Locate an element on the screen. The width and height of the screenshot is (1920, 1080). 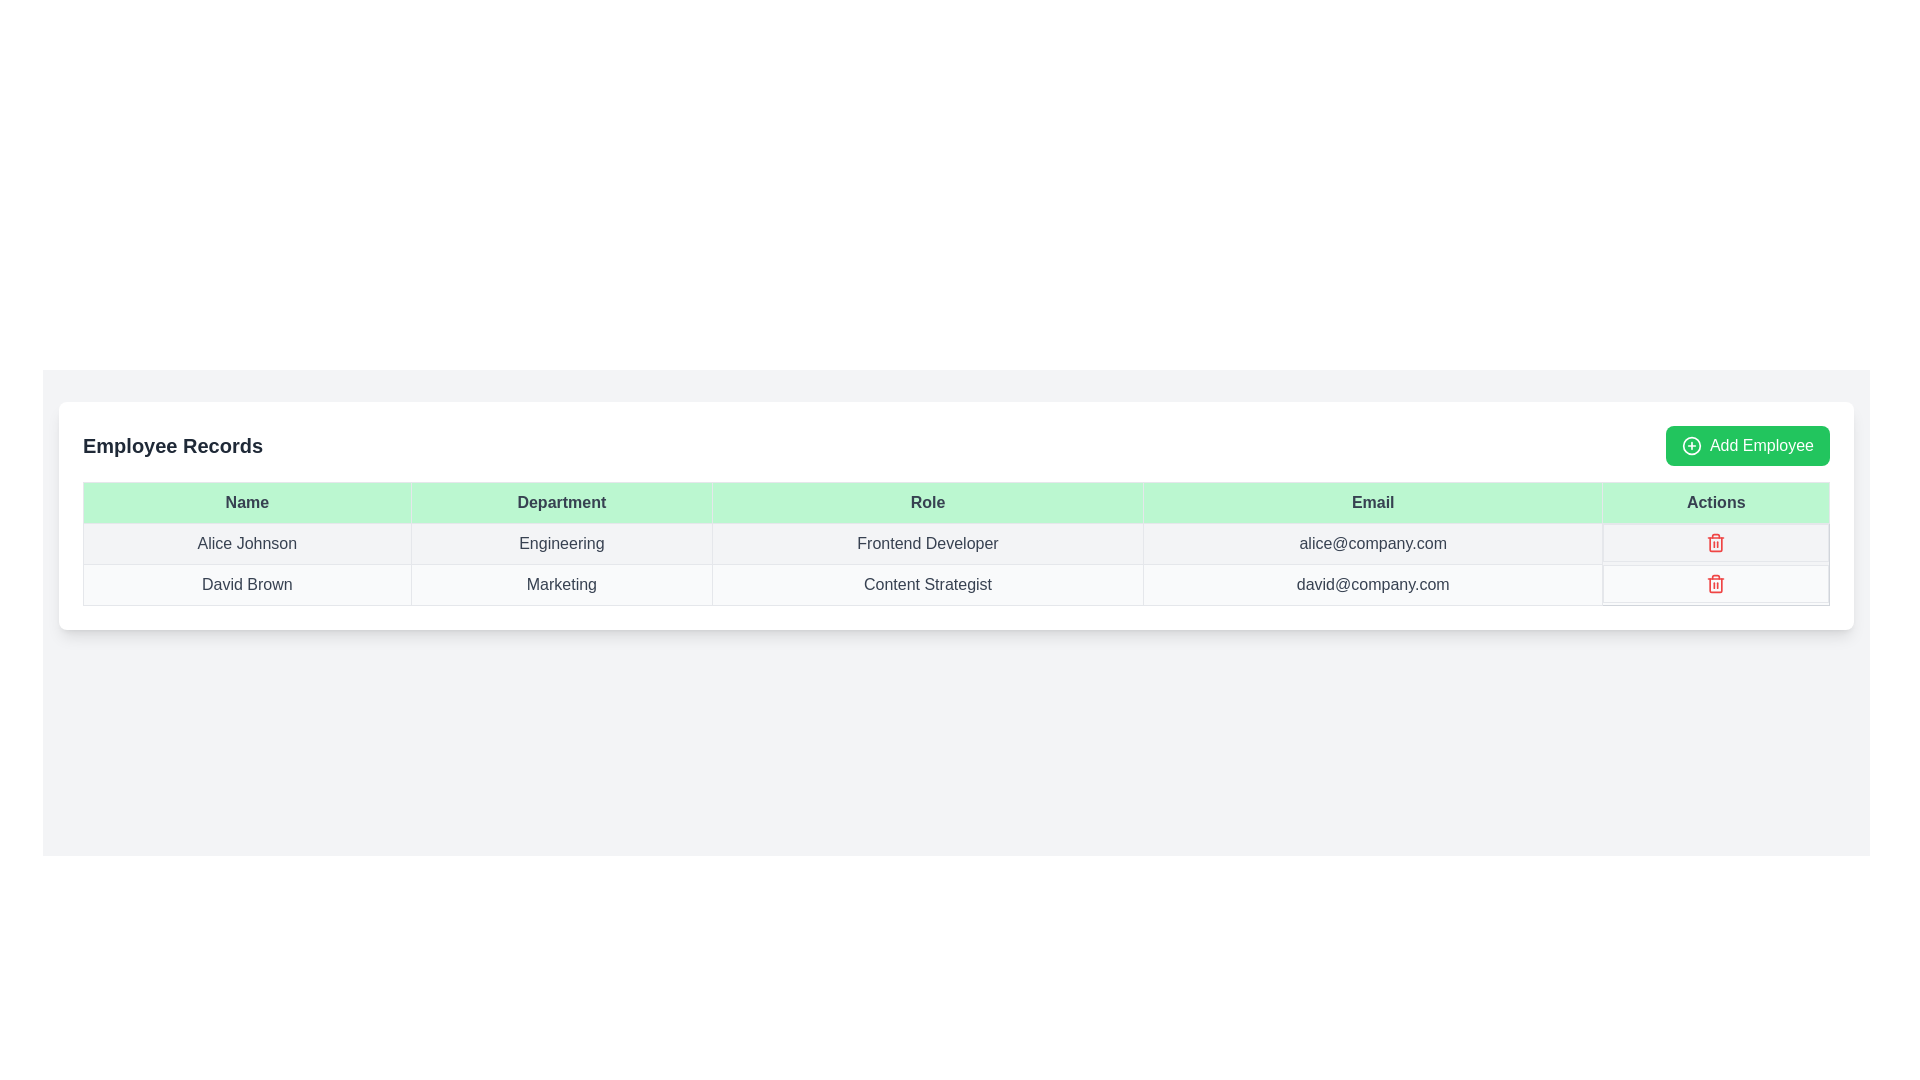
the icon button is located at coordinates (1715, 583).